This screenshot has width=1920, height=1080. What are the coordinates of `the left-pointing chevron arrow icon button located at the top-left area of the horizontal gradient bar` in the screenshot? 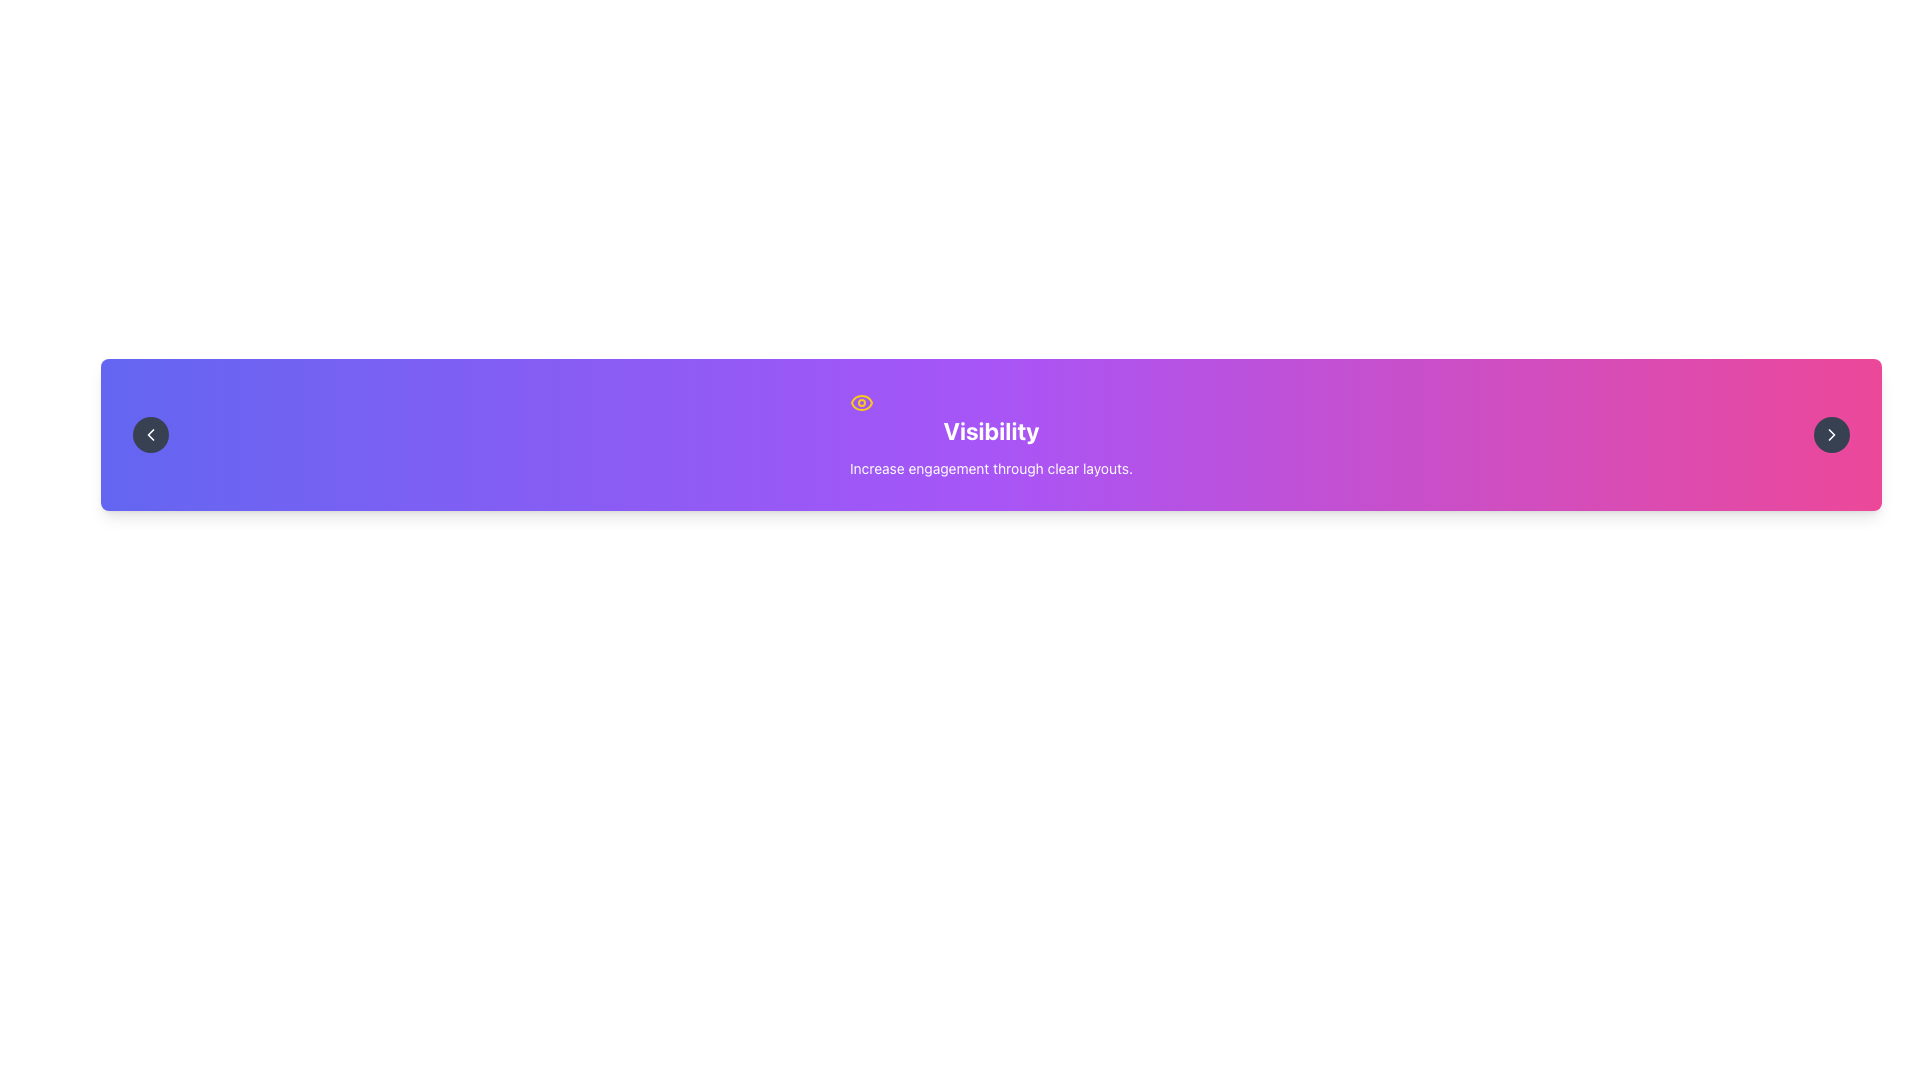 It's located at (149, 434).